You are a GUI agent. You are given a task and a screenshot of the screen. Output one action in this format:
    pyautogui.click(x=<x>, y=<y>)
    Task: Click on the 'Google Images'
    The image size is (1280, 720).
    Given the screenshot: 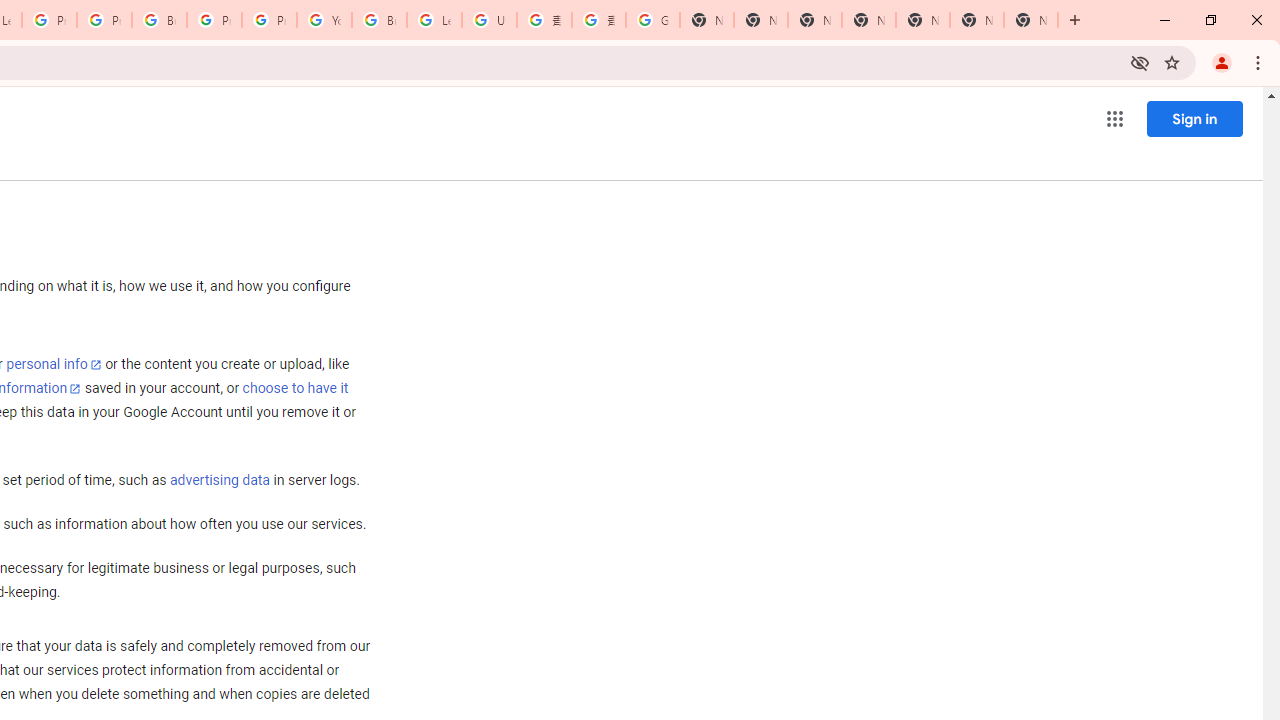 What is the action you would take?
    pyautogui.click(x=652, y=20)
    